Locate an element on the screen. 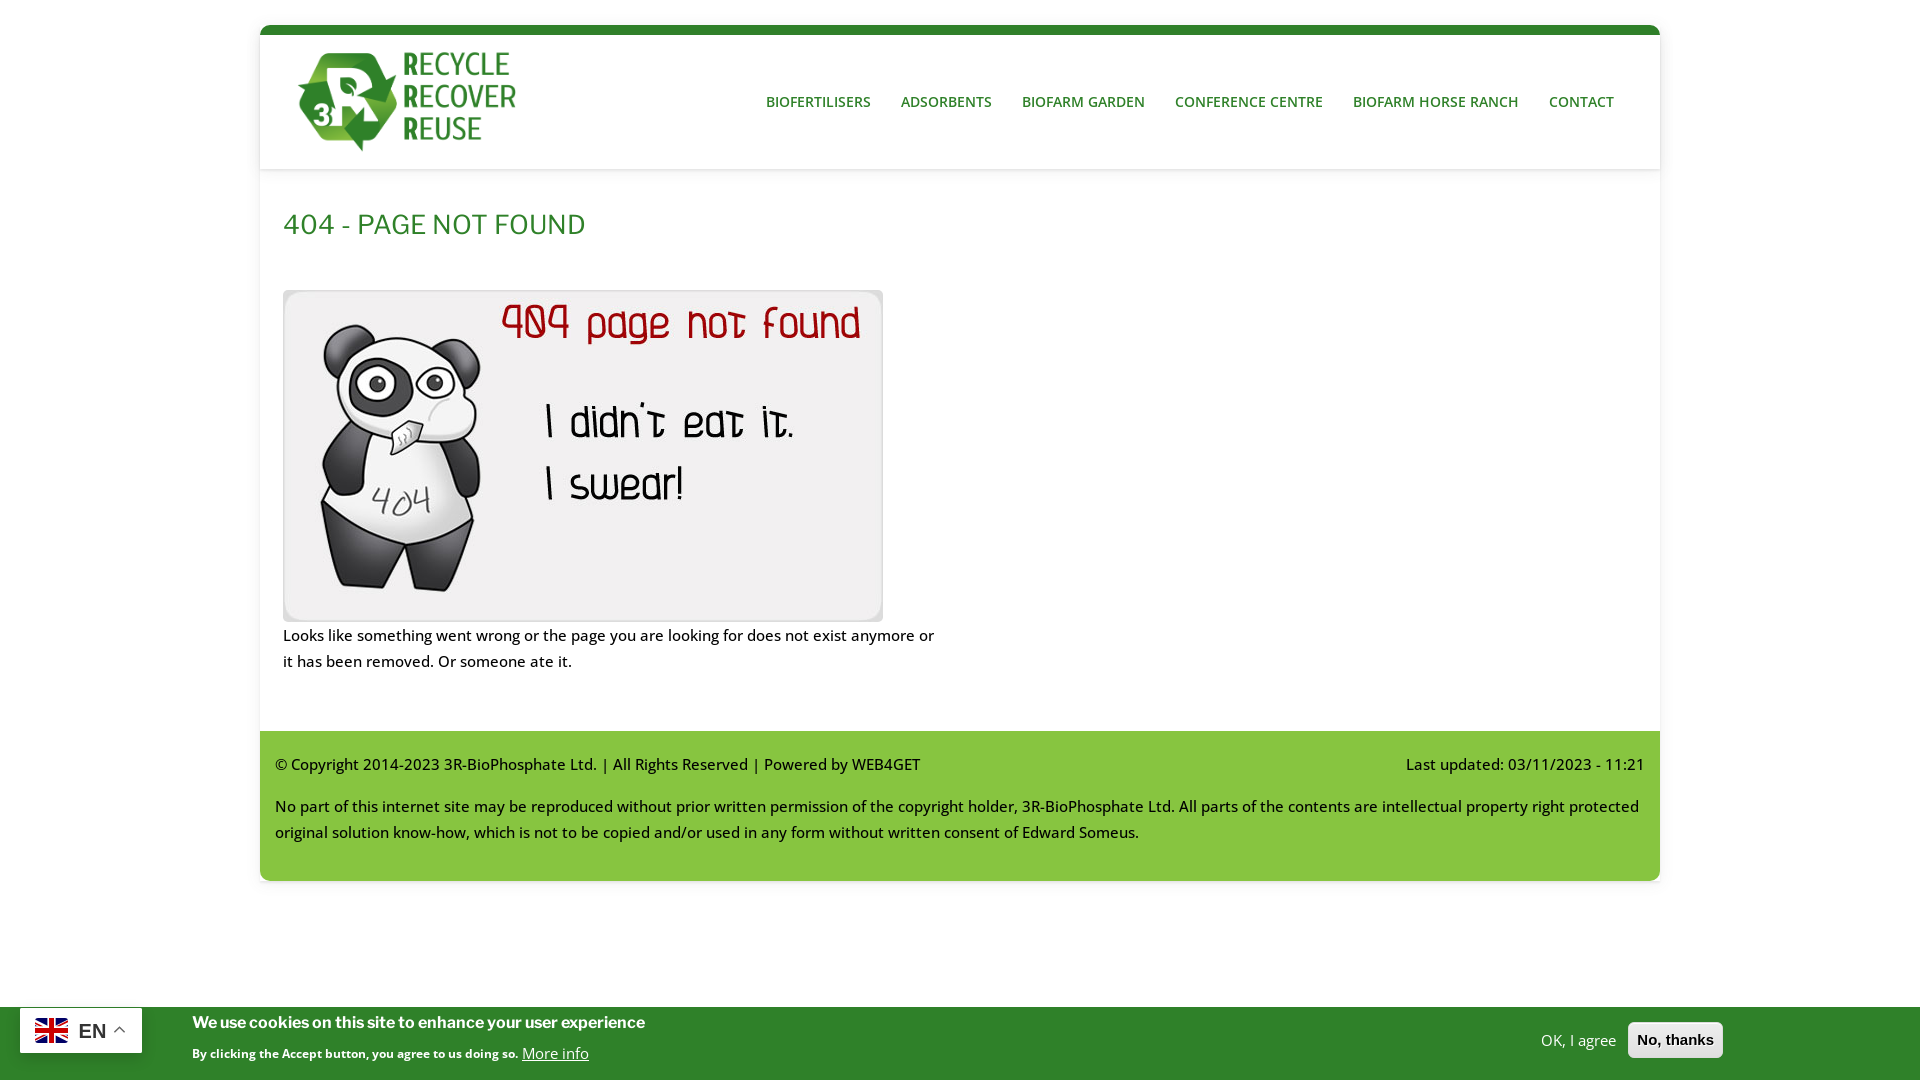 The height and width of the screenshot is (1080, 1920). 'WEB4GET' is located at coordinates (885, 763).